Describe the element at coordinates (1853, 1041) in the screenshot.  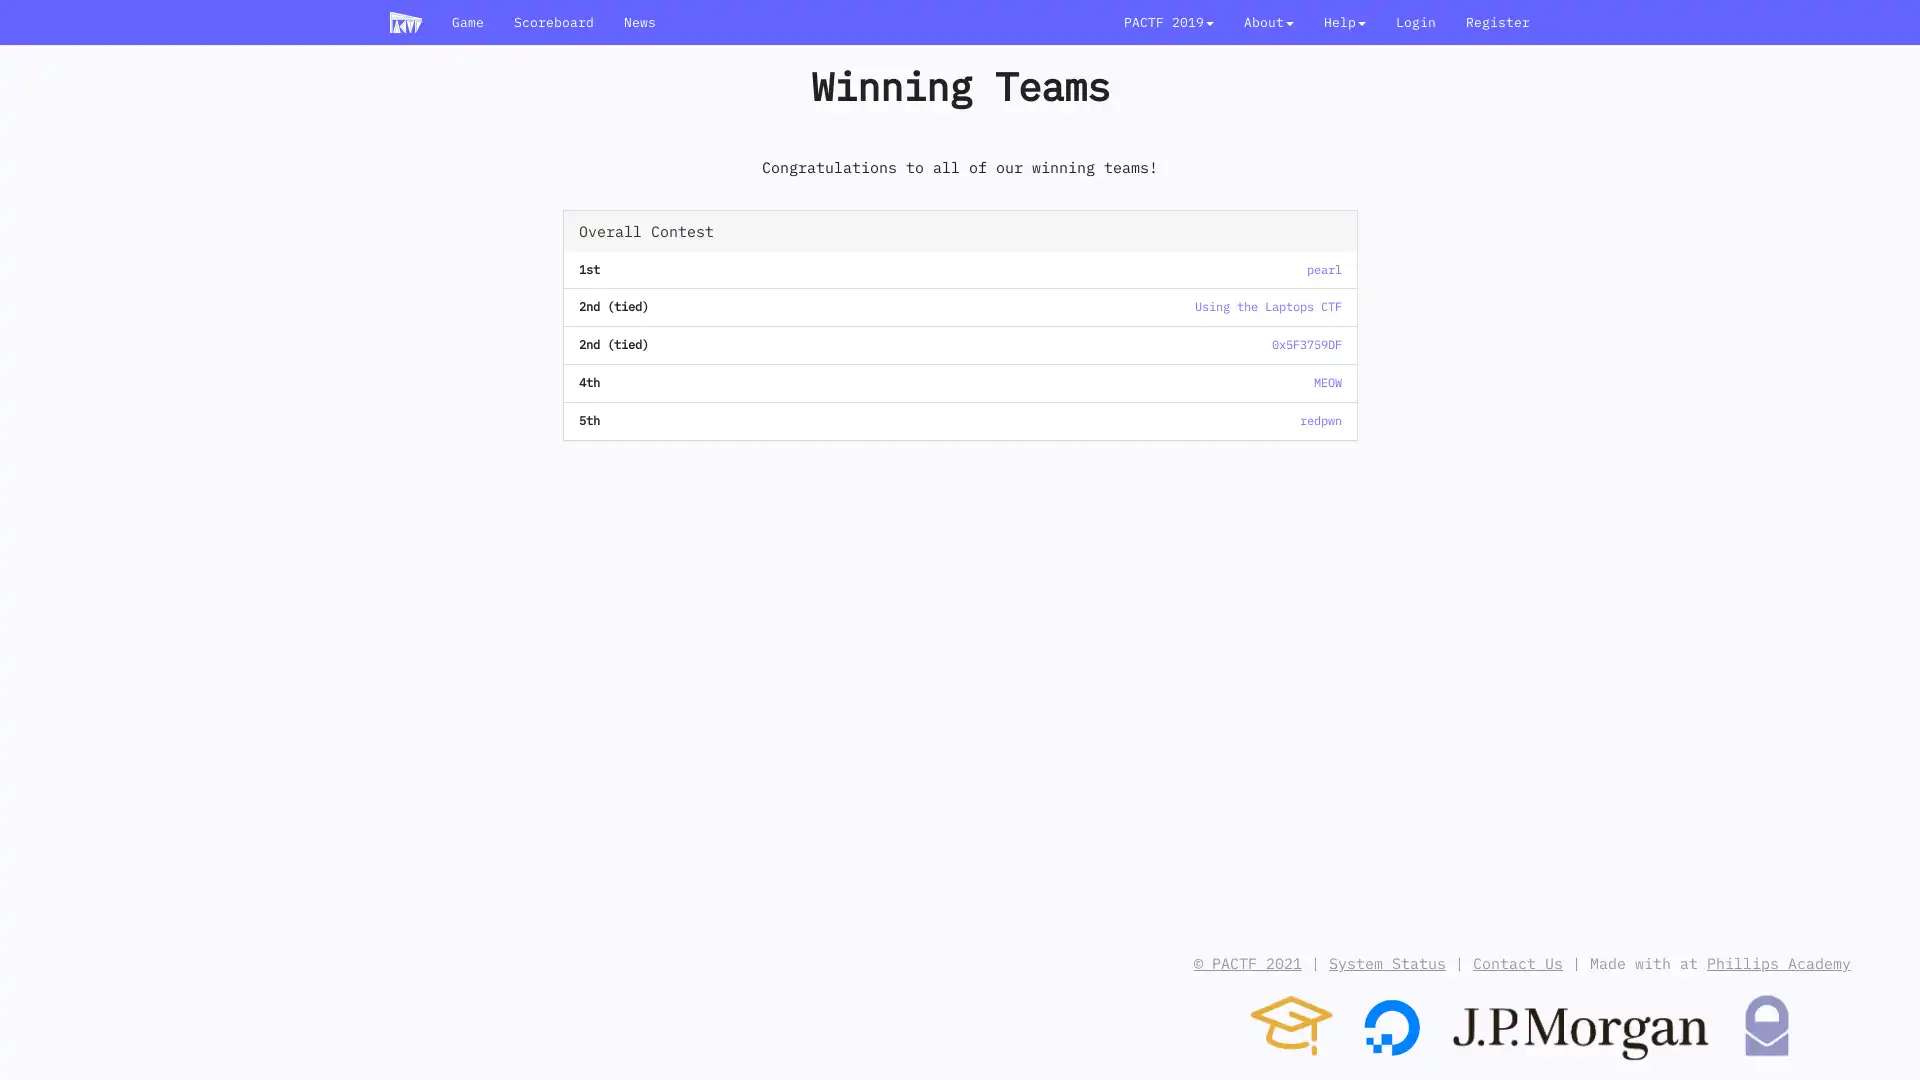
I see `Got It` at that location.